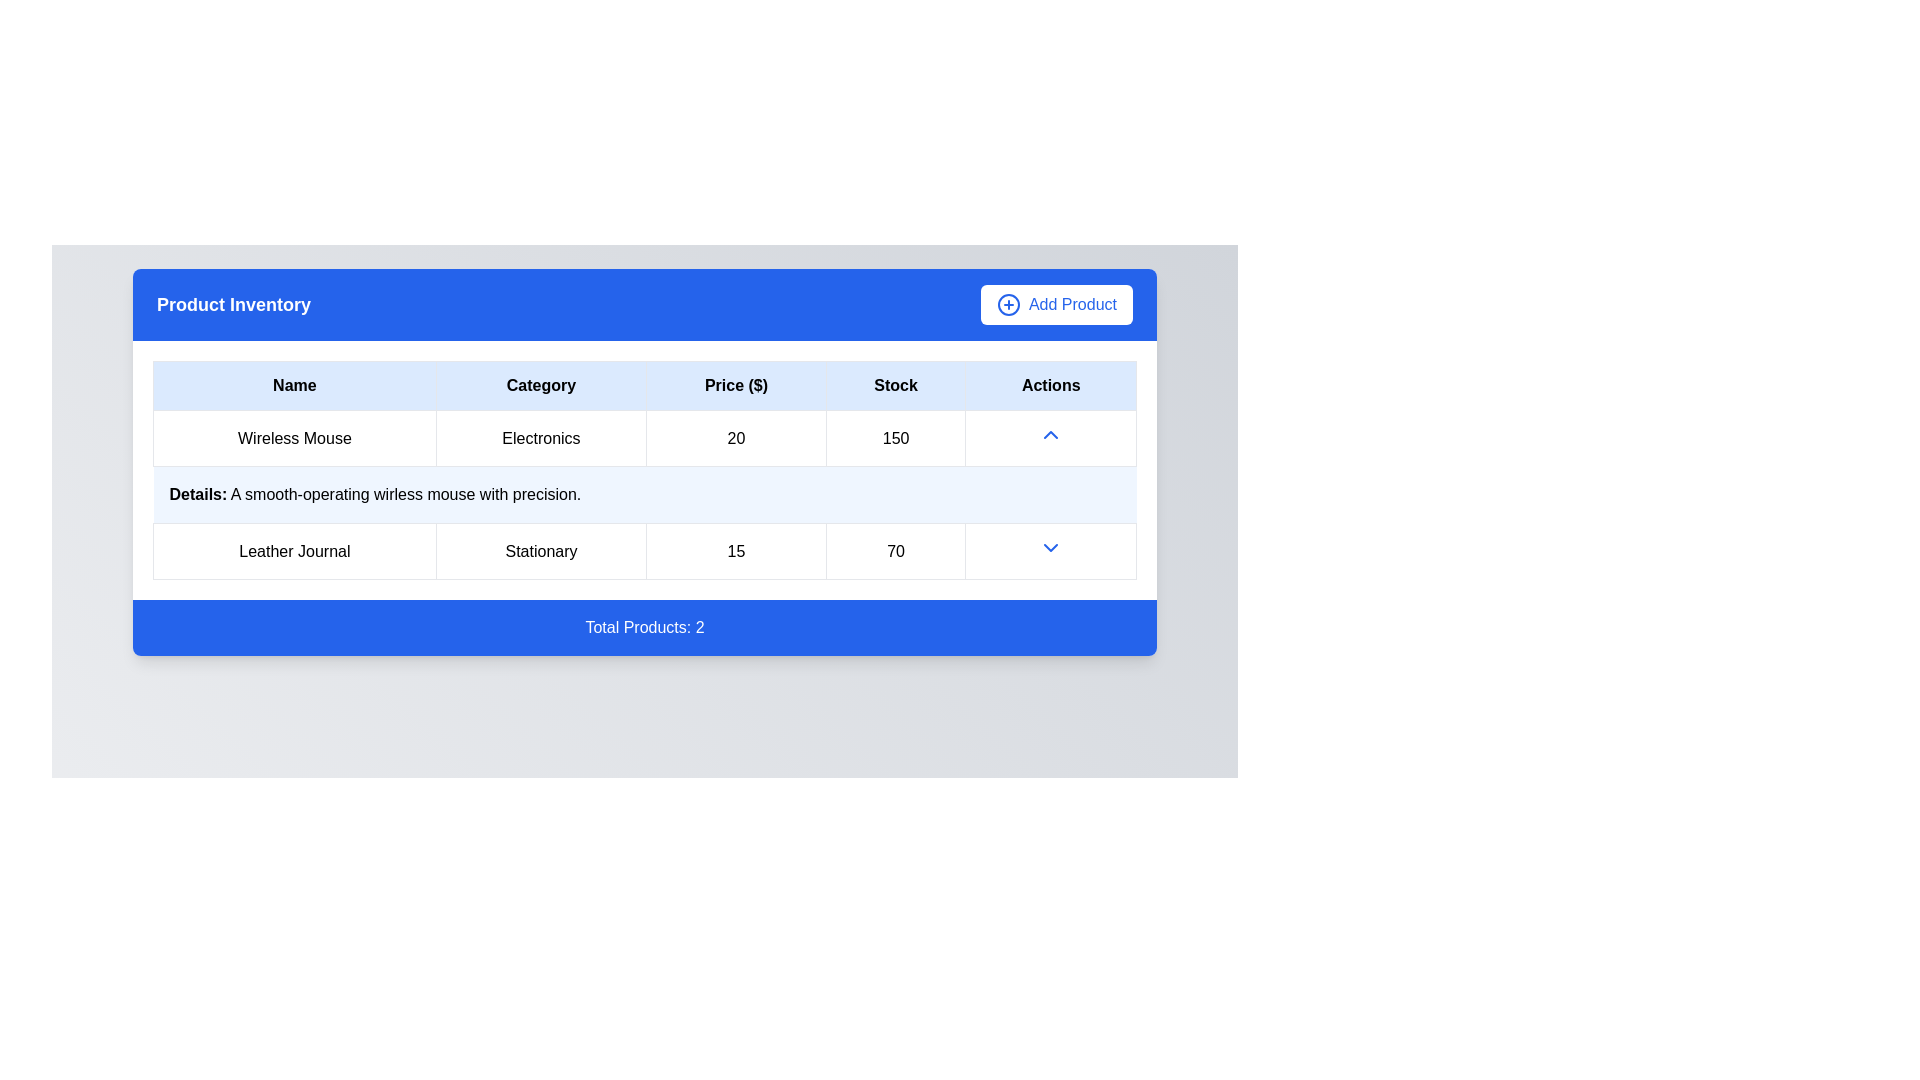  What do you see at coordinates (1008, 304) in the screenshot?
I see `the circular graphical component of the 'Add Product' icon located at the top-right of the blue header bar` at bounding box center [1008, 304].